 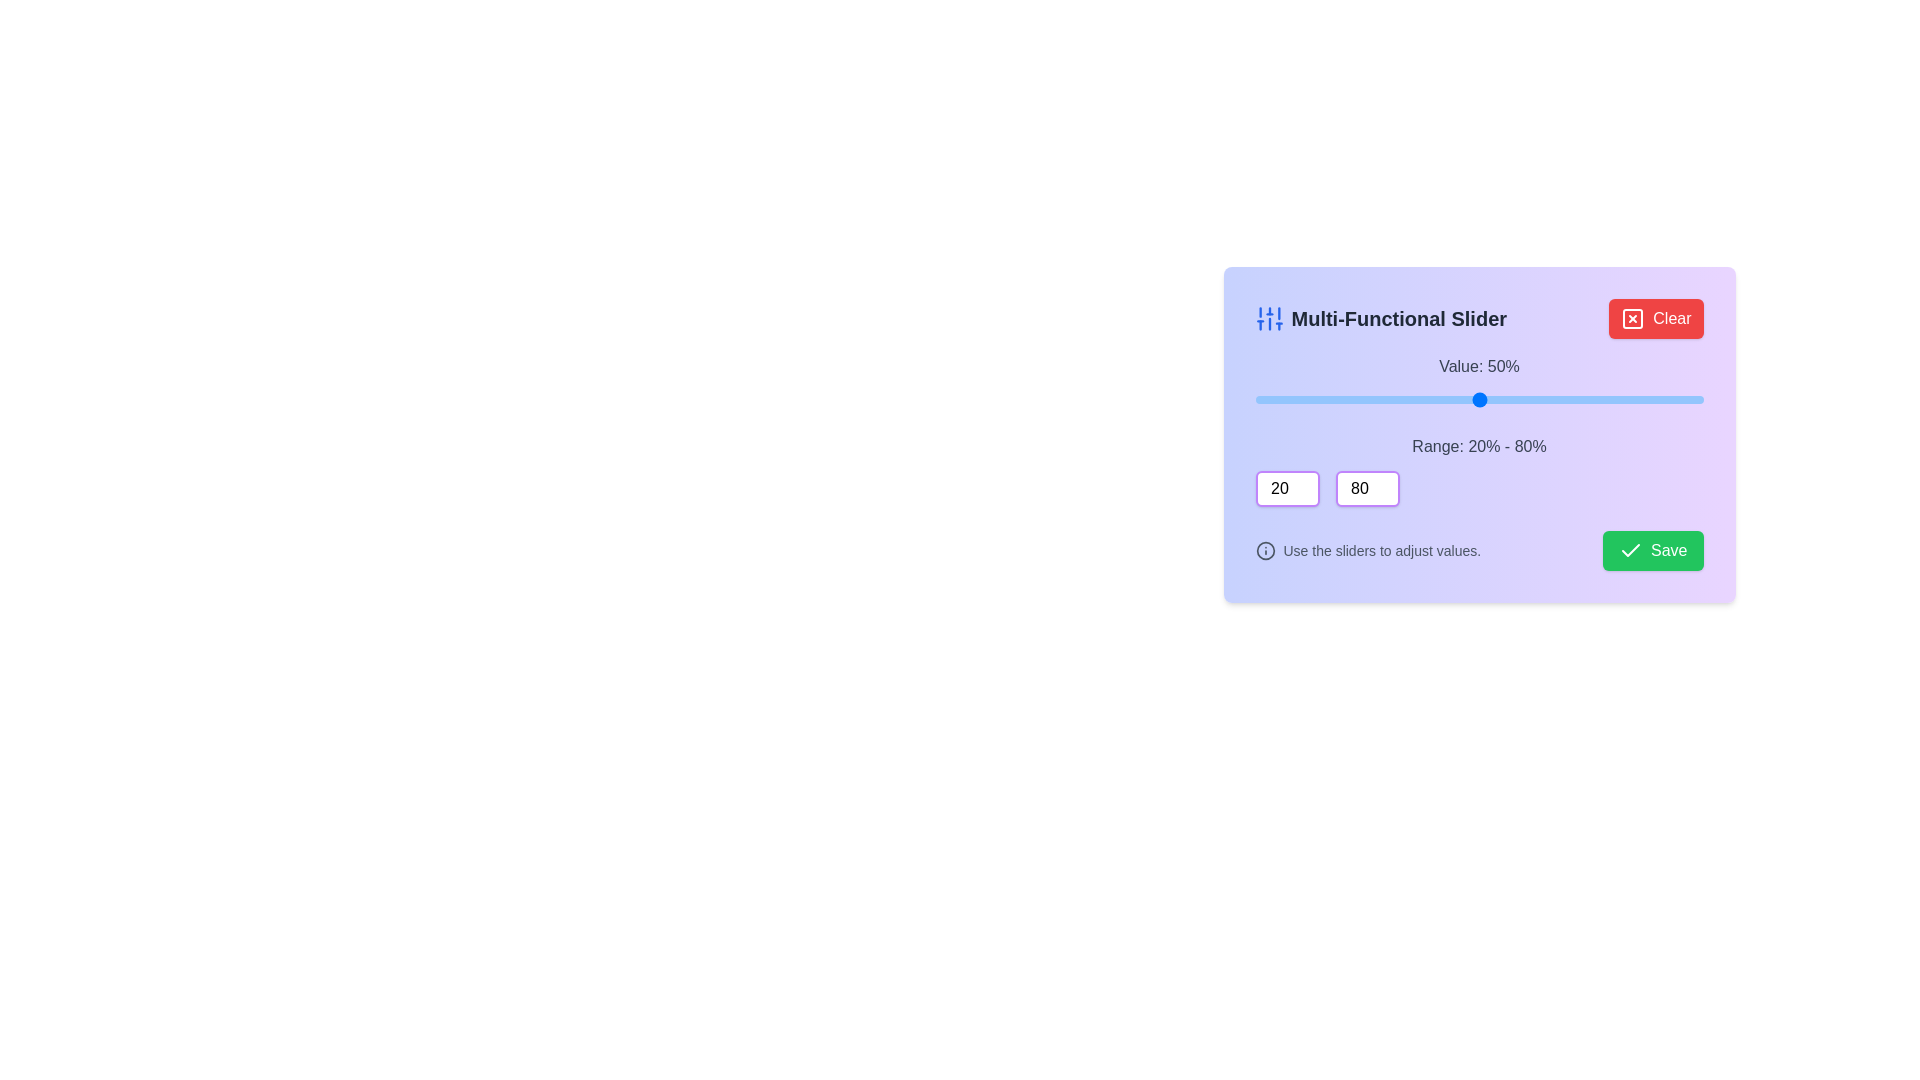 What do you see at coordinates (1479, 446) in the screenshot?
I see `the Text Label displaying 'Range: 20% - 80%' with gray font in the main control panel` at bounding box center [1479, 446].